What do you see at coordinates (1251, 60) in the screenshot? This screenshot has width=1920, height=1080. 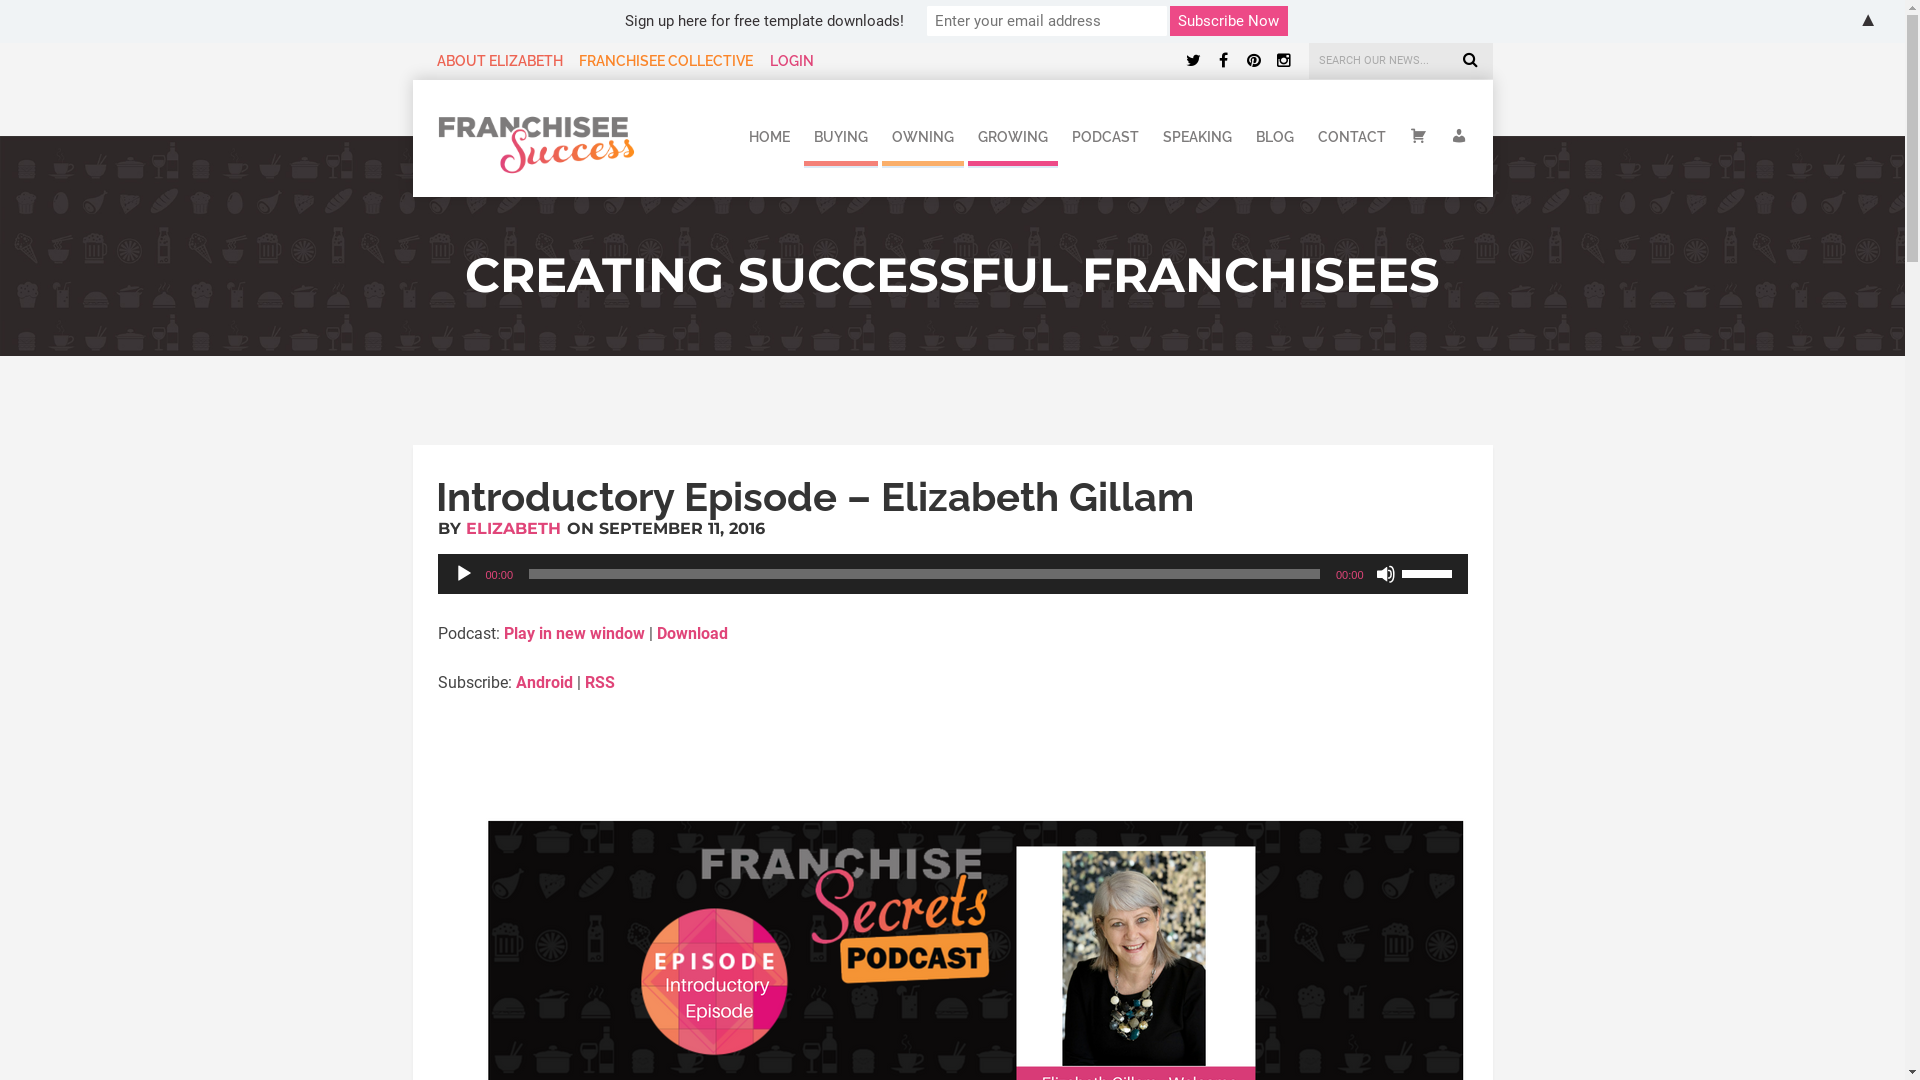 I see `'Pinterest'` at bounding box center [1251, 60].